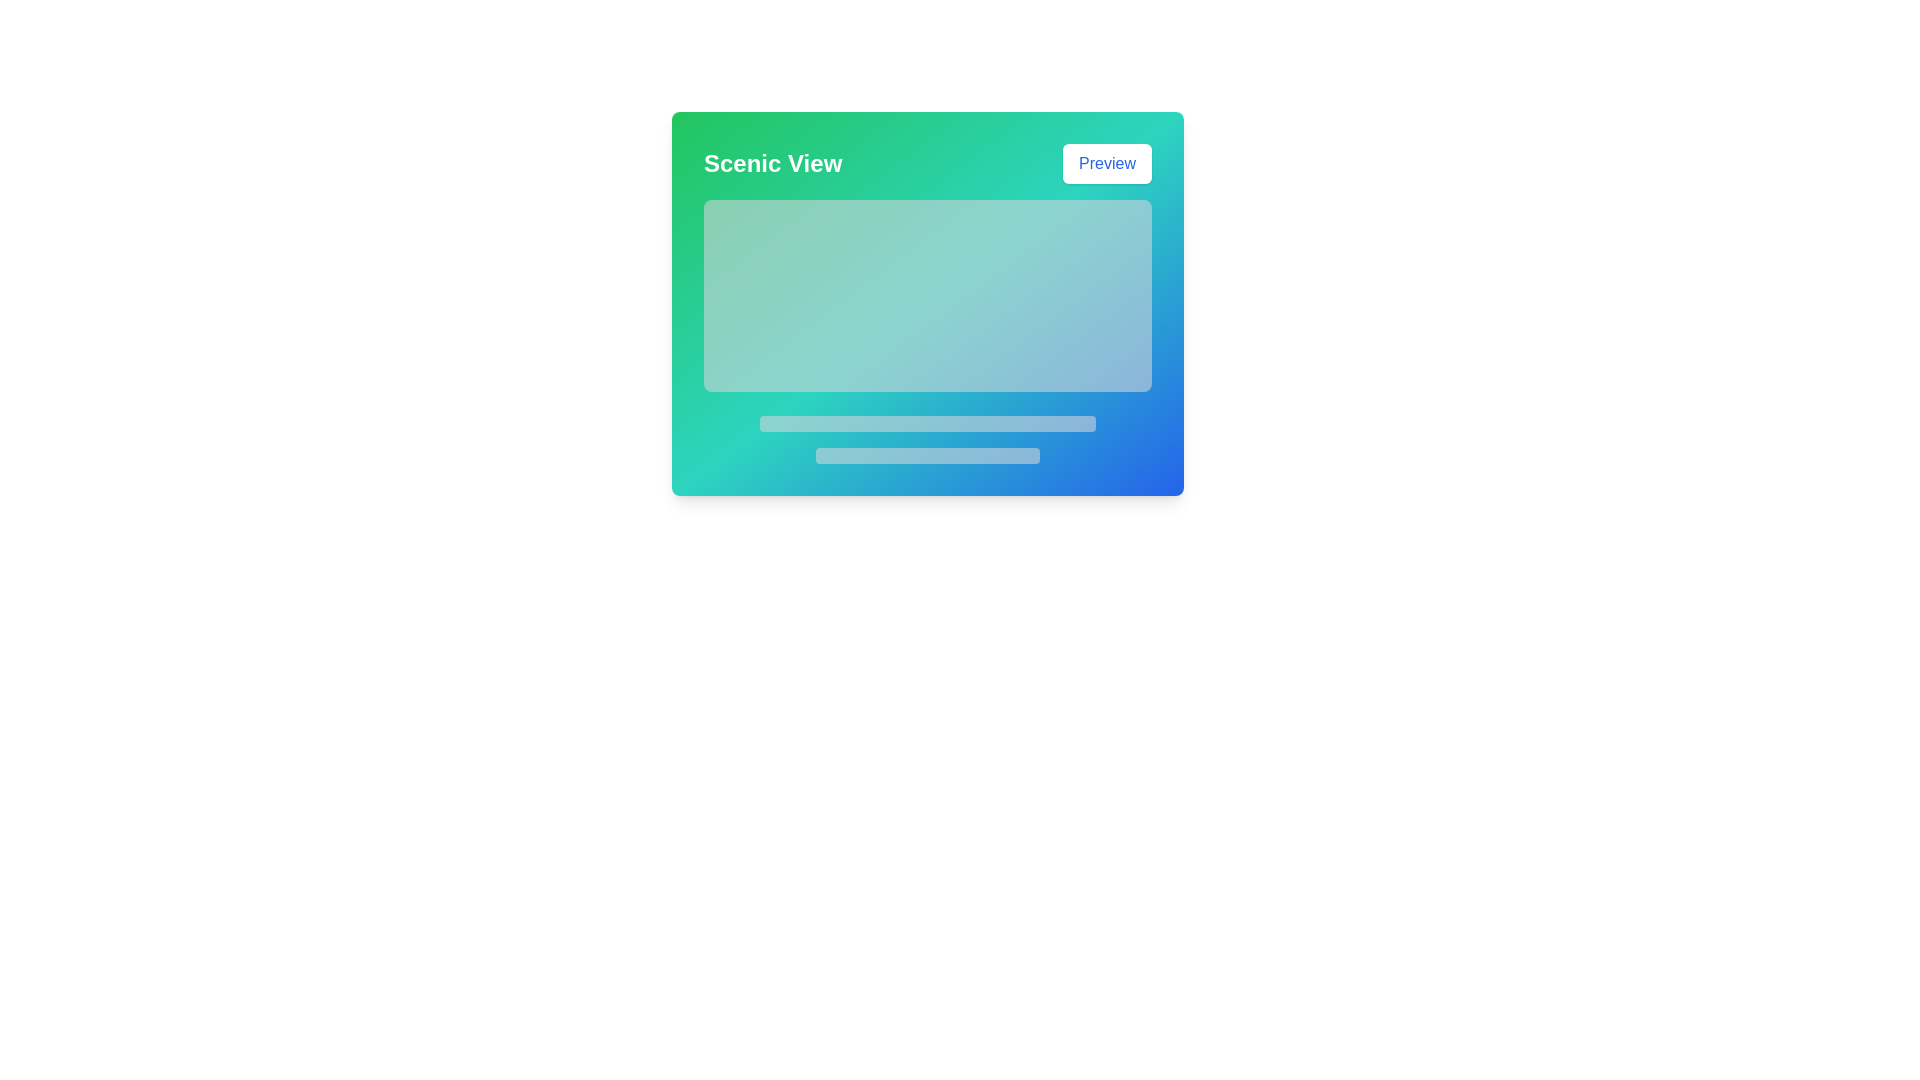 This screenshot has width=1920, height=1080. Describe the element at coordinates (926, 455) in the screenshot. I see `the decorative rectangular bar at the bottom-central part of the interface, which serves as a skeleton loading placeholder` at that location.